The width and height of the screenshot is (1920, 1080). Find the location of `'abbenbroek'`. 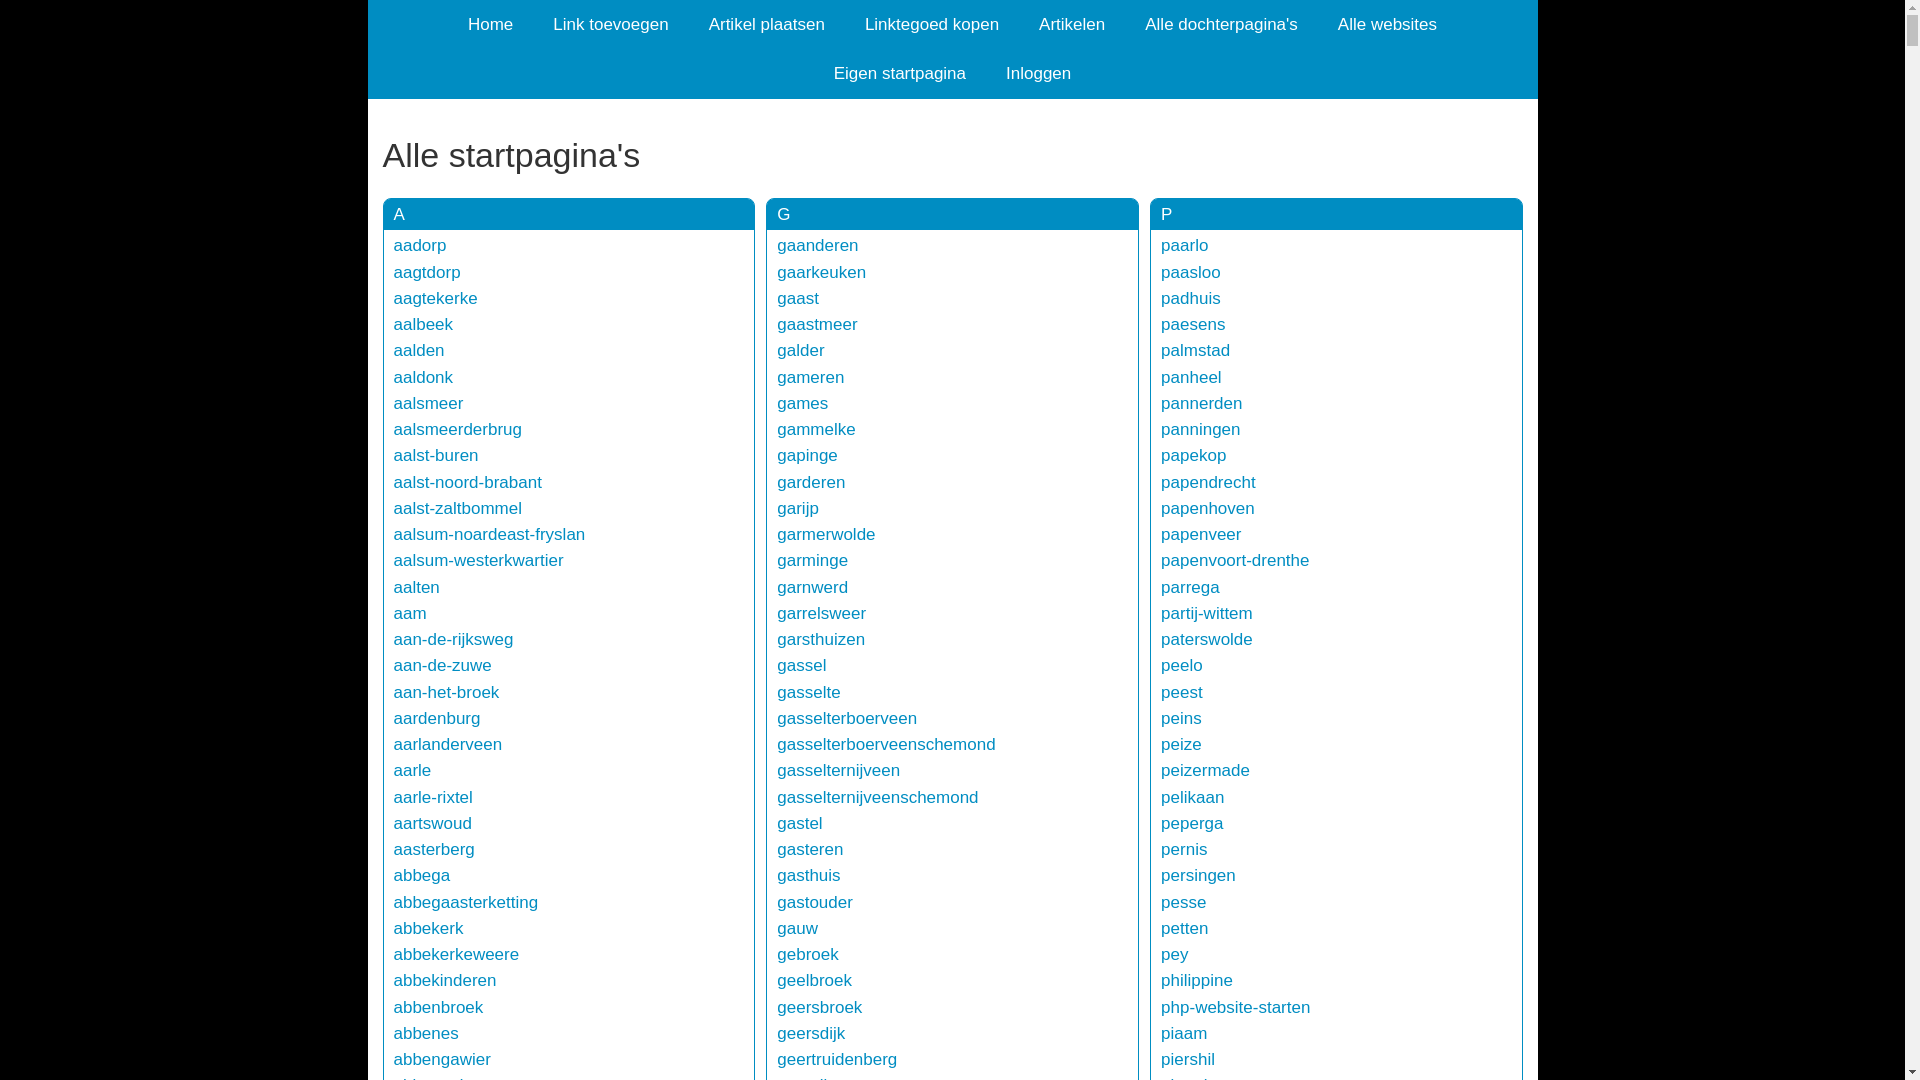

'abbenbroek' is located at coordinates (437, 1007).